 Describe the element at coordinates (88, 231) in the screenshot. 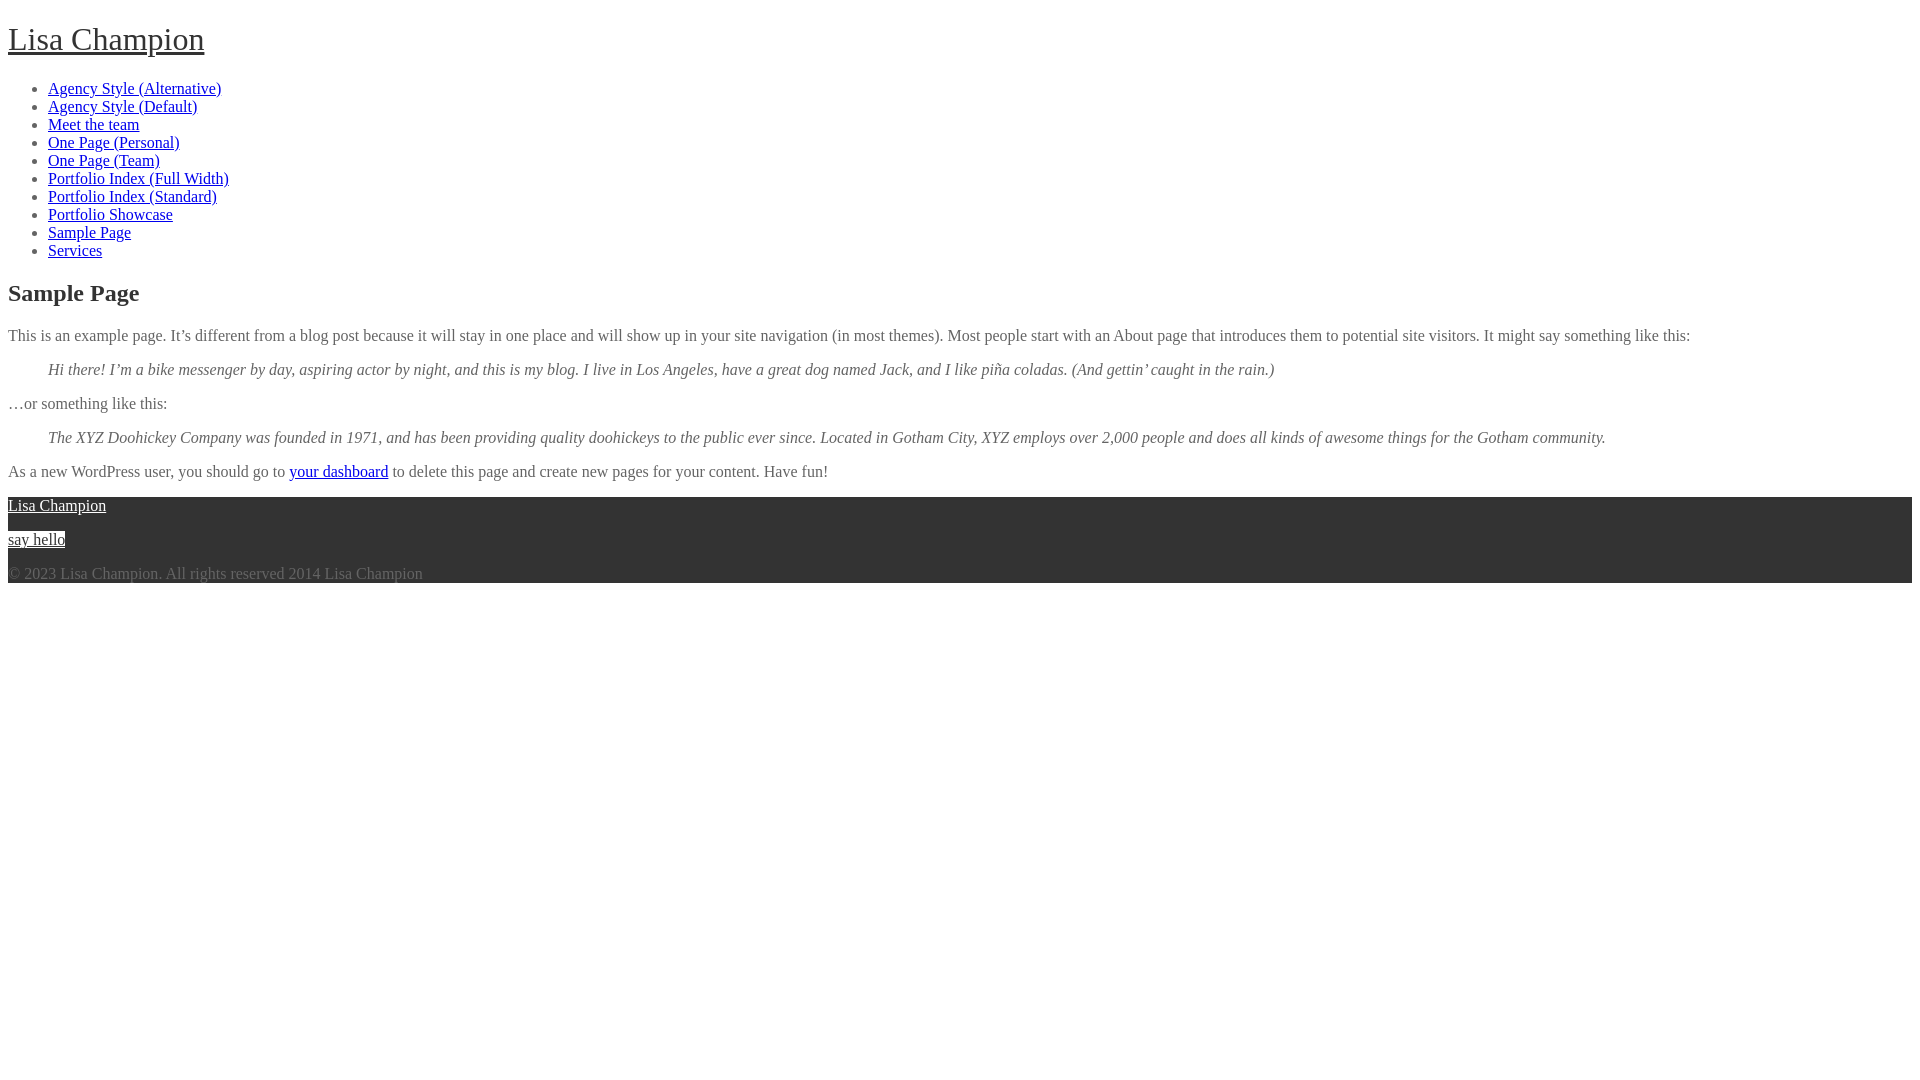

I see `'Sample Page'` at that location.